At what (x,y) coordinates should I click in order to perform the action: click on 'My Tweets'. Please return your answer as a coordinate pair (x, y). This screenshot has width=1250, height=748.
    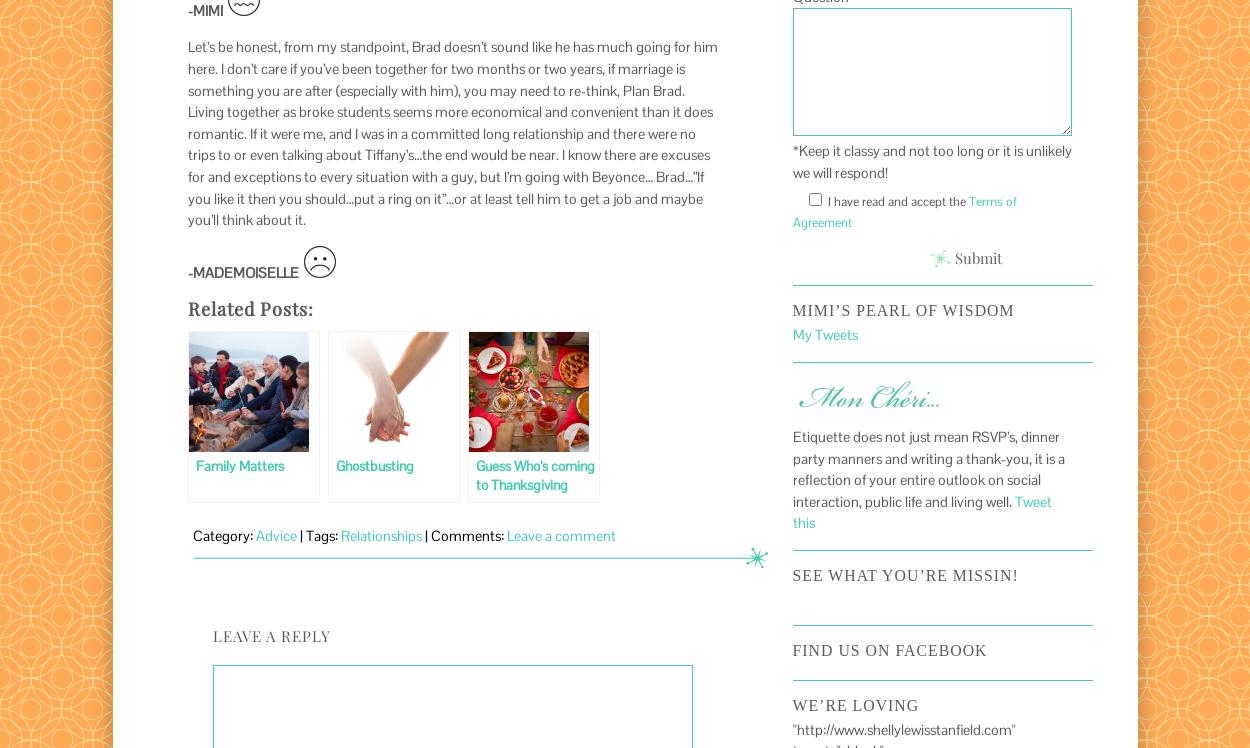
    Looking at the image, I should click on (823, 334).